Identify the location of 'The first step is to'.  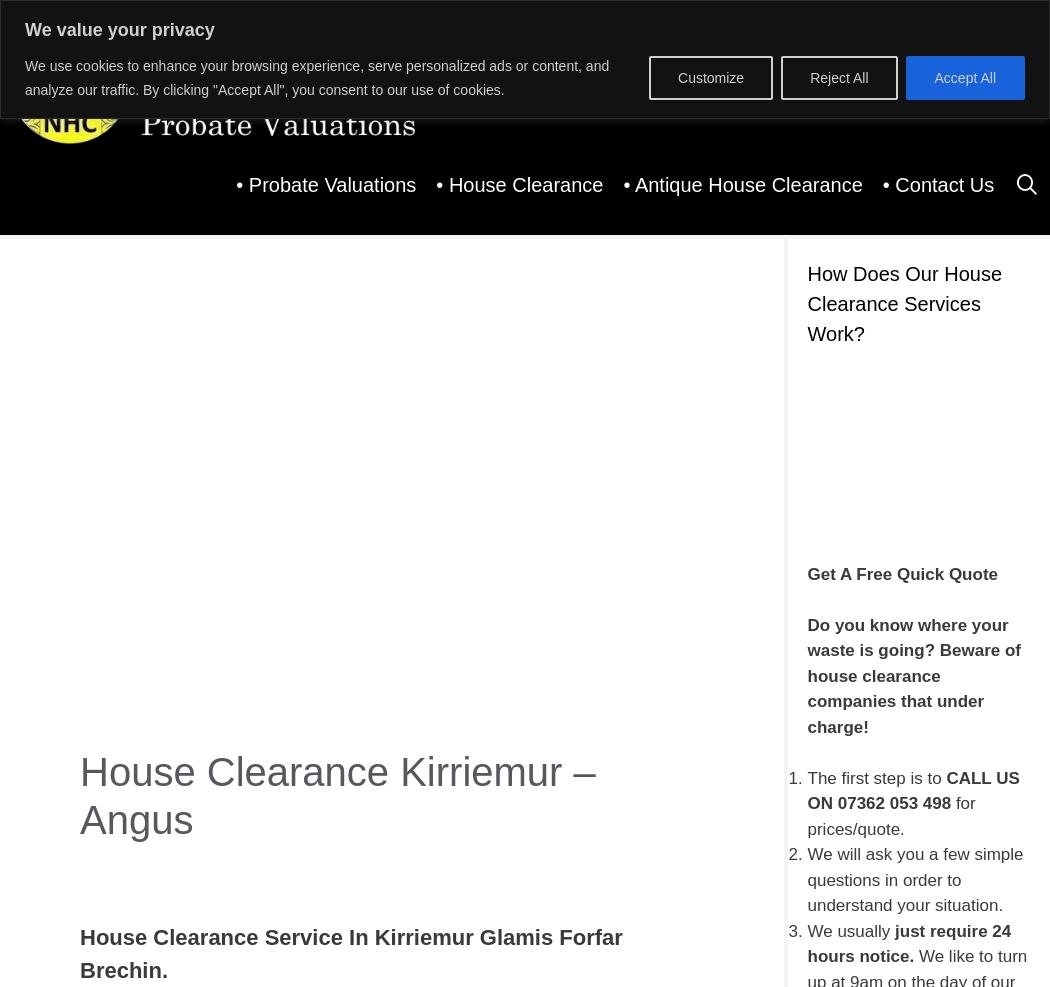
(806, 777).